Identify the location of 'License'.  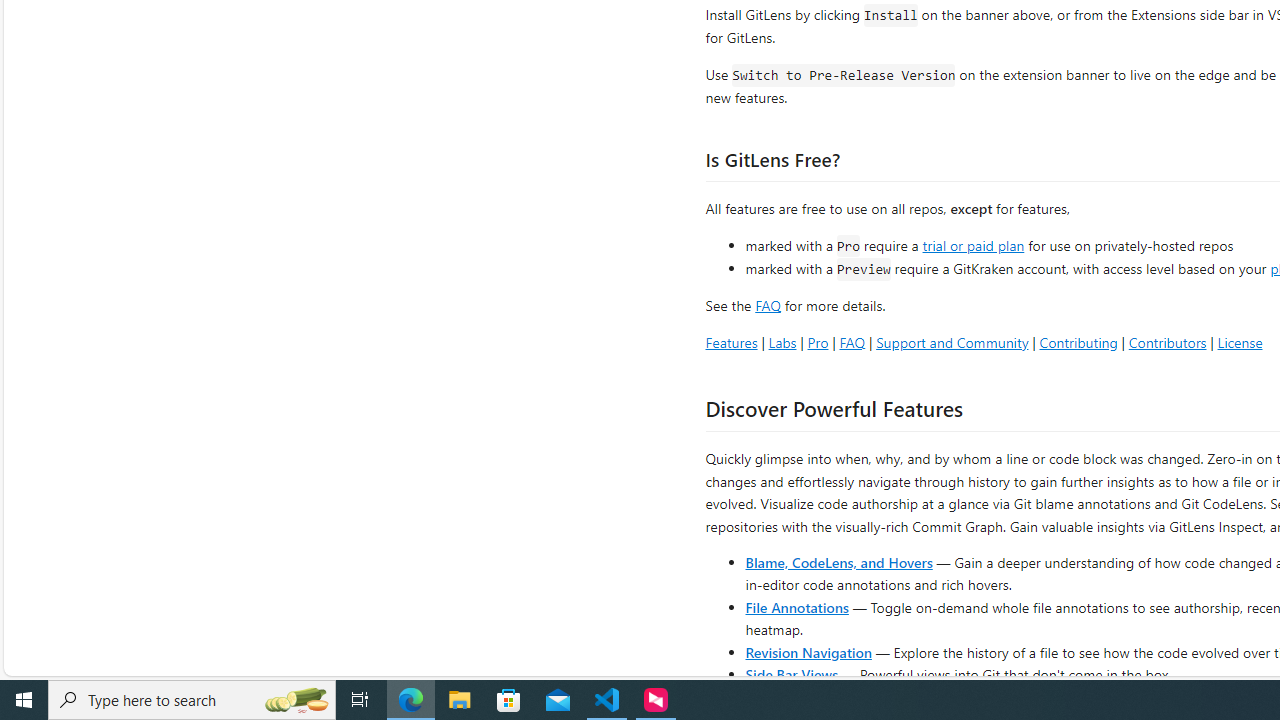
(1239, 341).